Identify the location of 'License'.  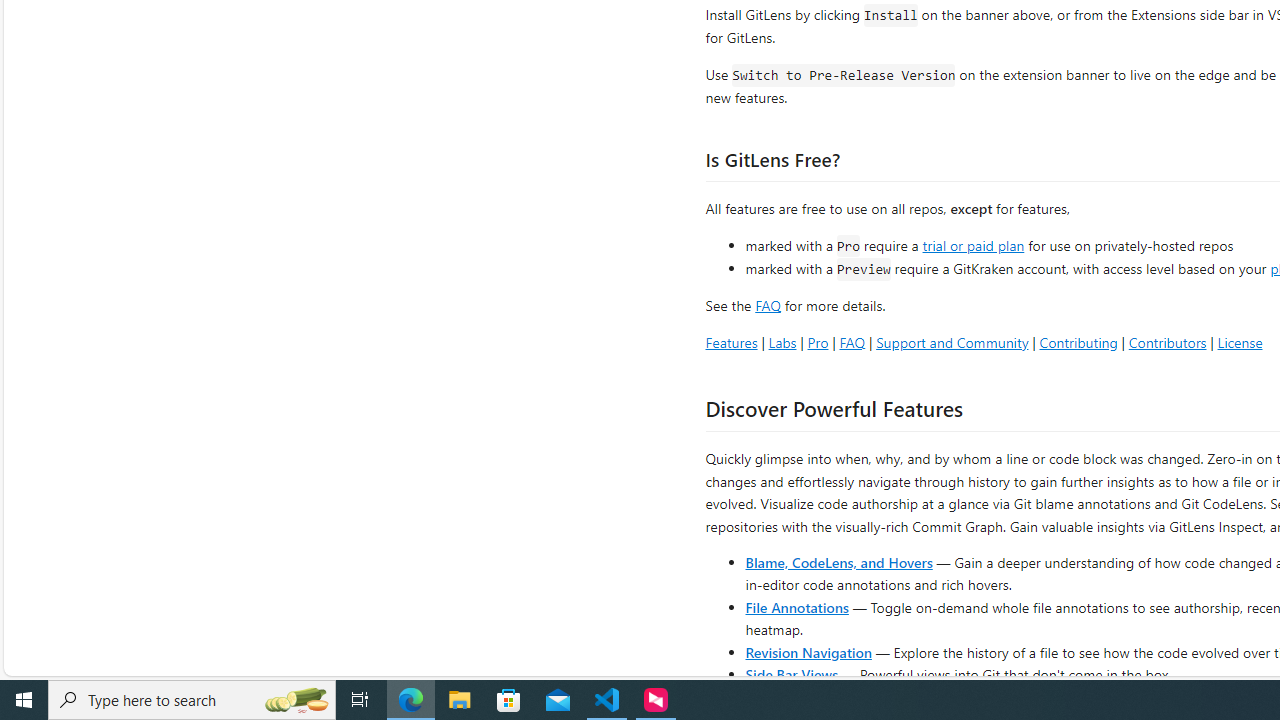
(1239, 341).